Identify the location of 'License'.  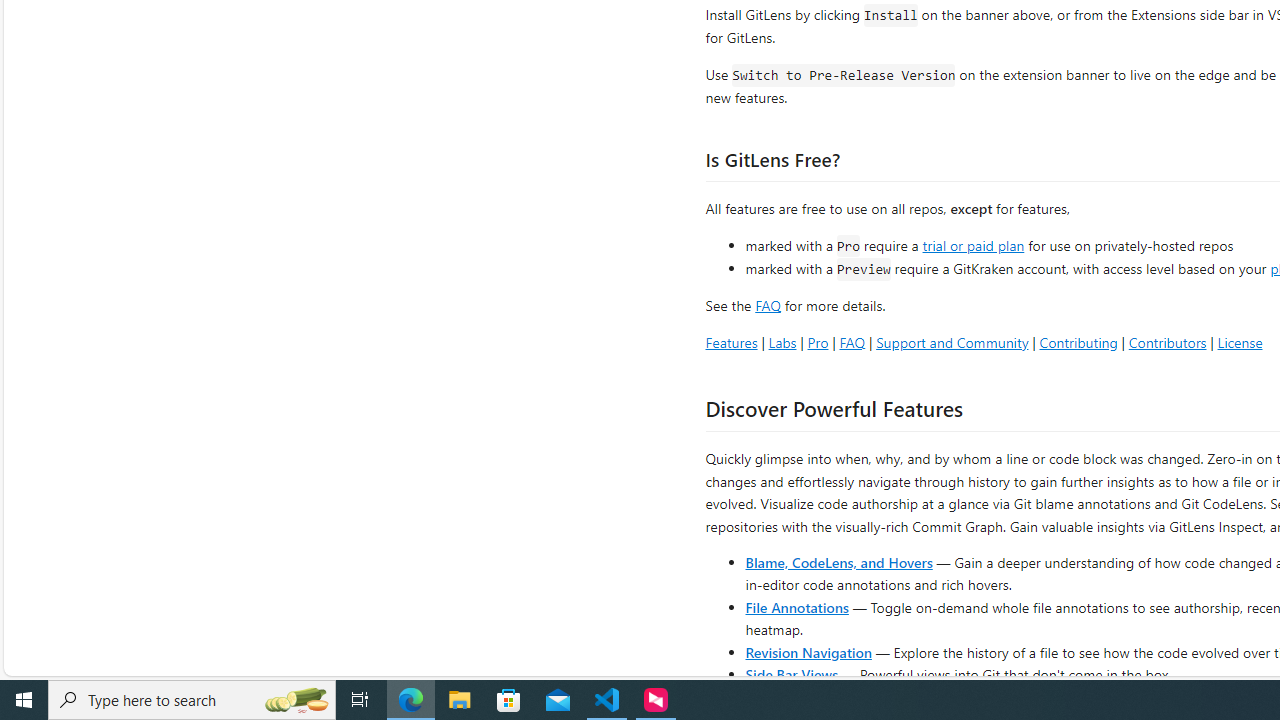
(1239, 341).